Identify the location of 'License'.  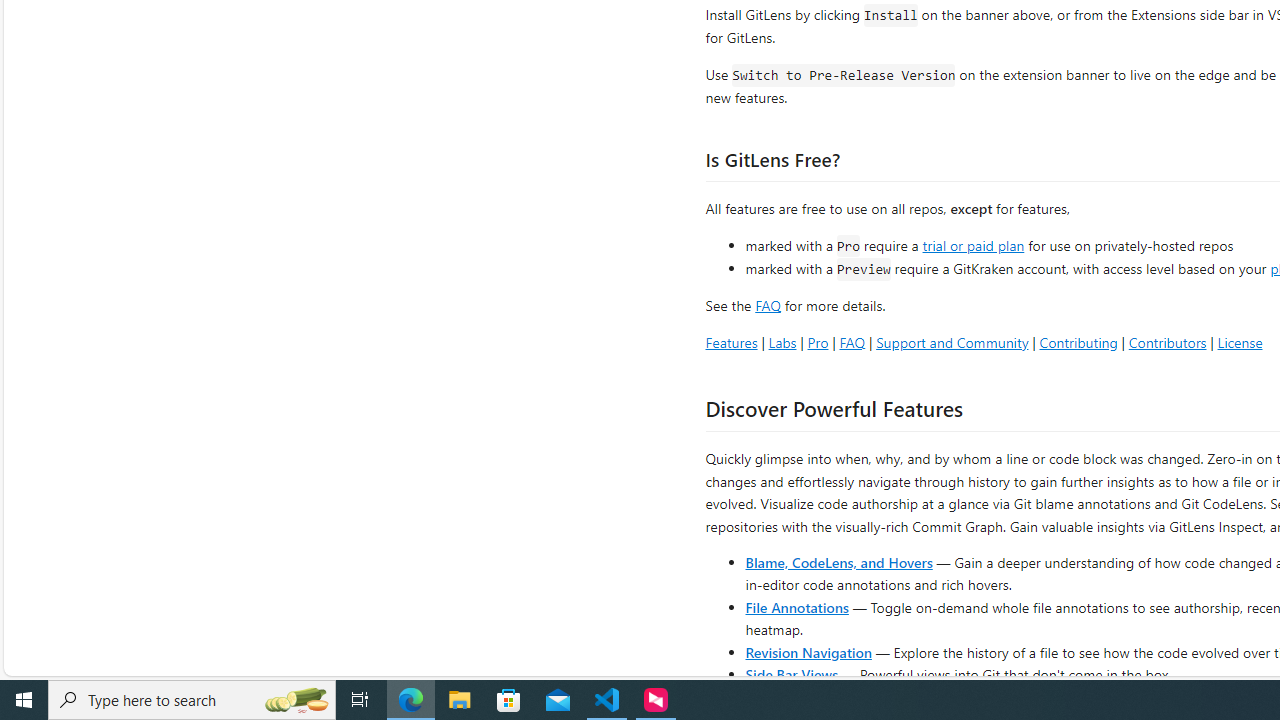
(1239, 341).